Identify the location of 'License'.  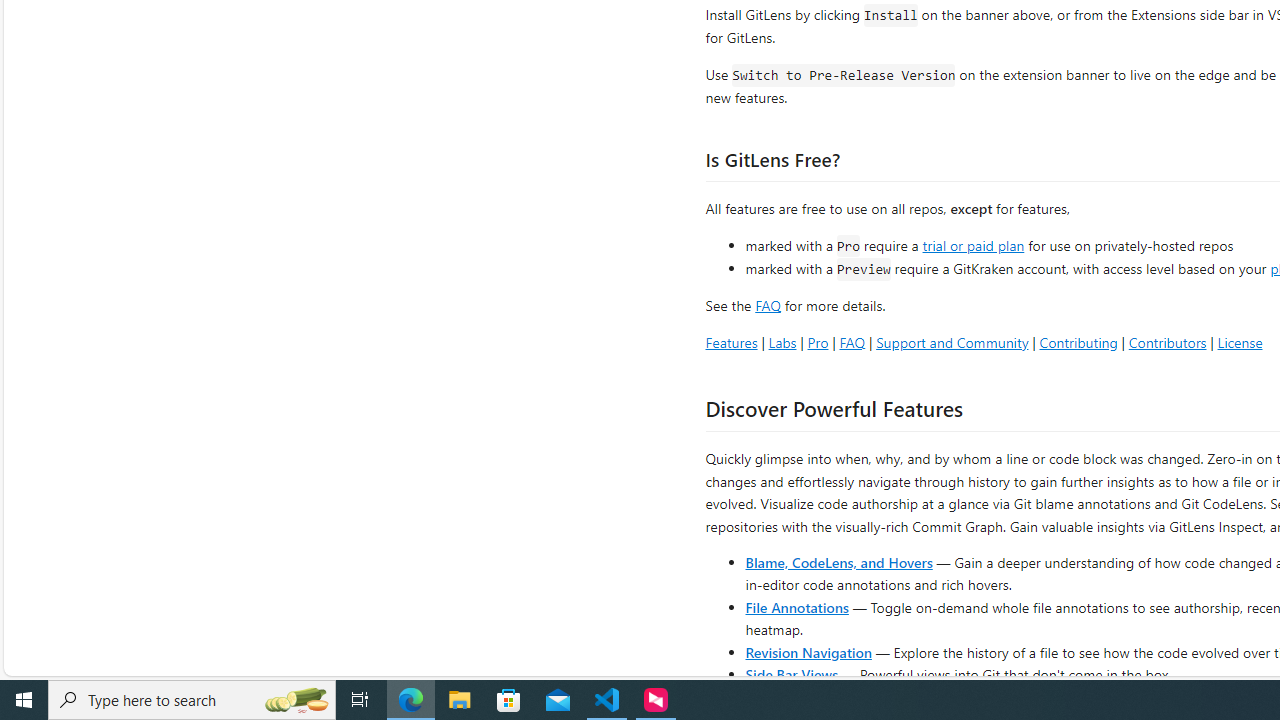
(1239, 341).